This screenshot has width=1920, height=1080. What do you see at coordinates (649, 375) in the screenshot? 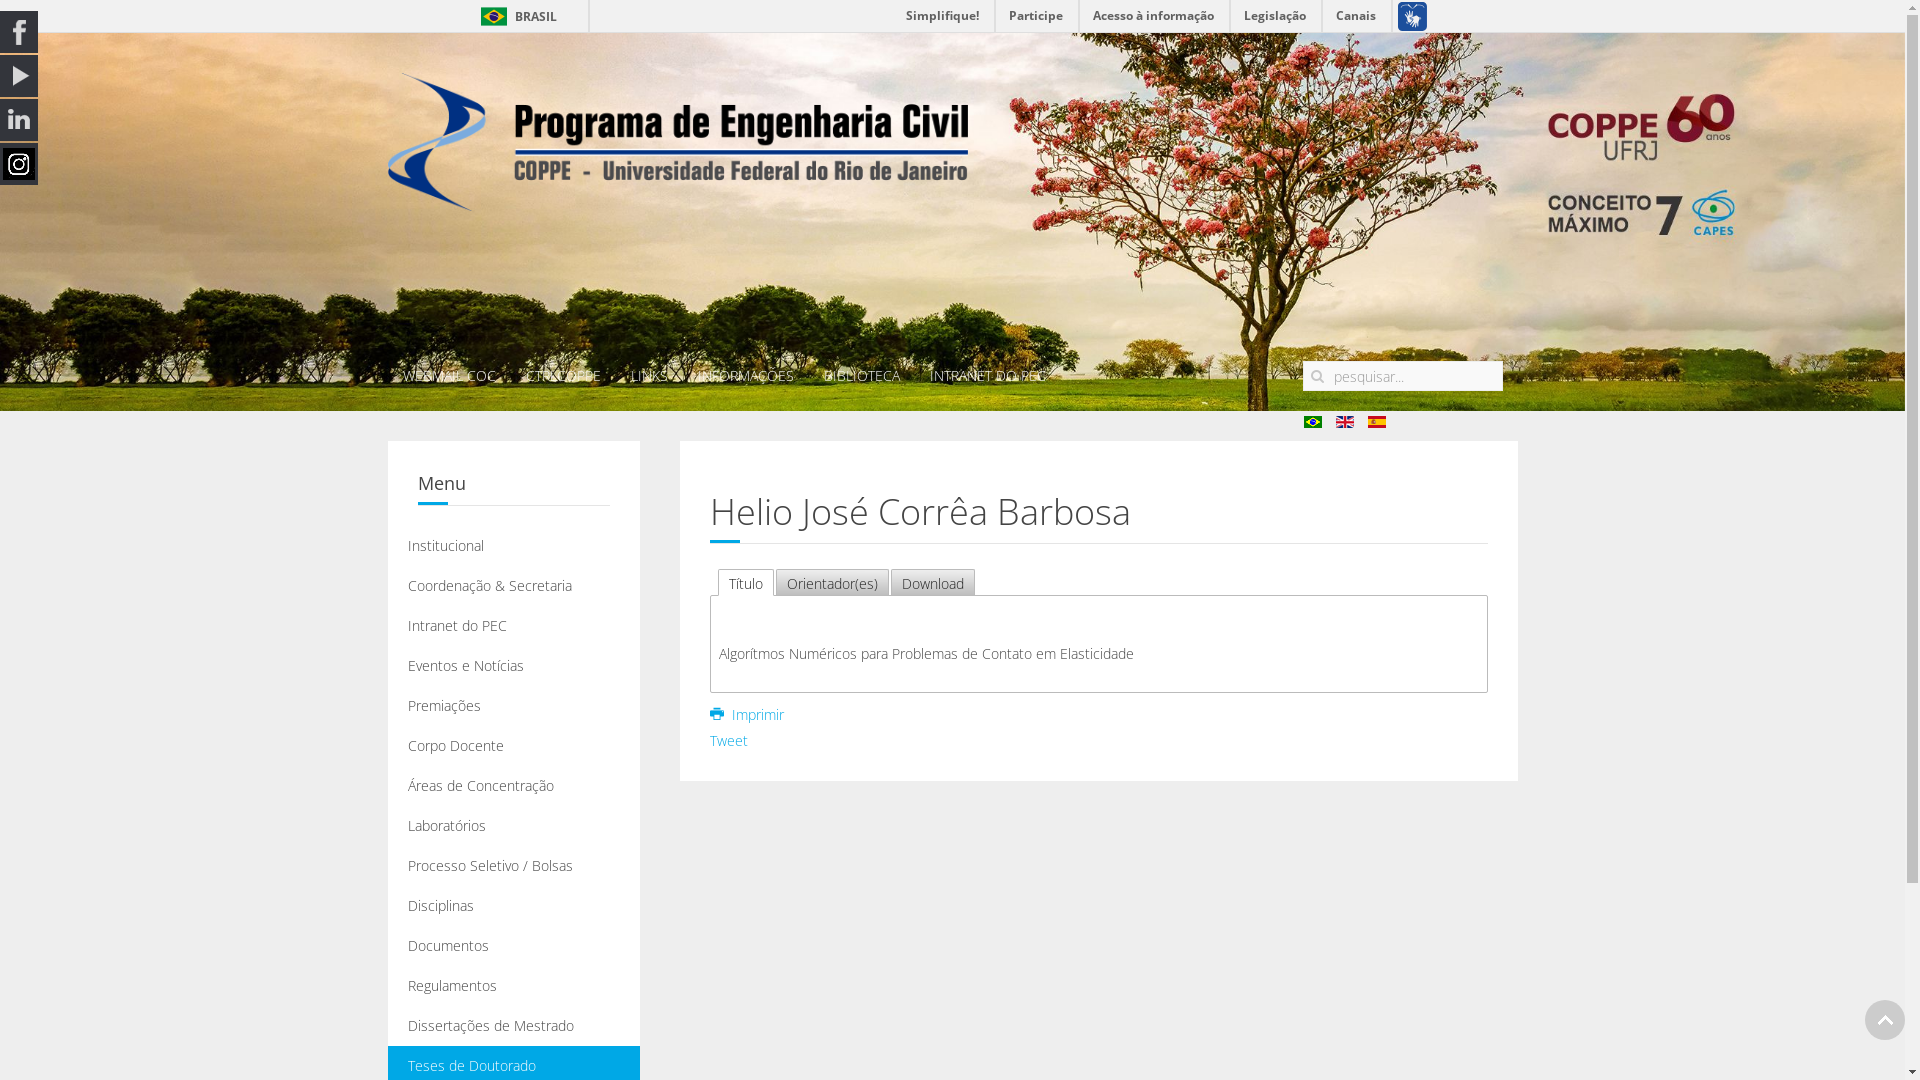
I see `'LINKS'` at bounding box center [649, 375].